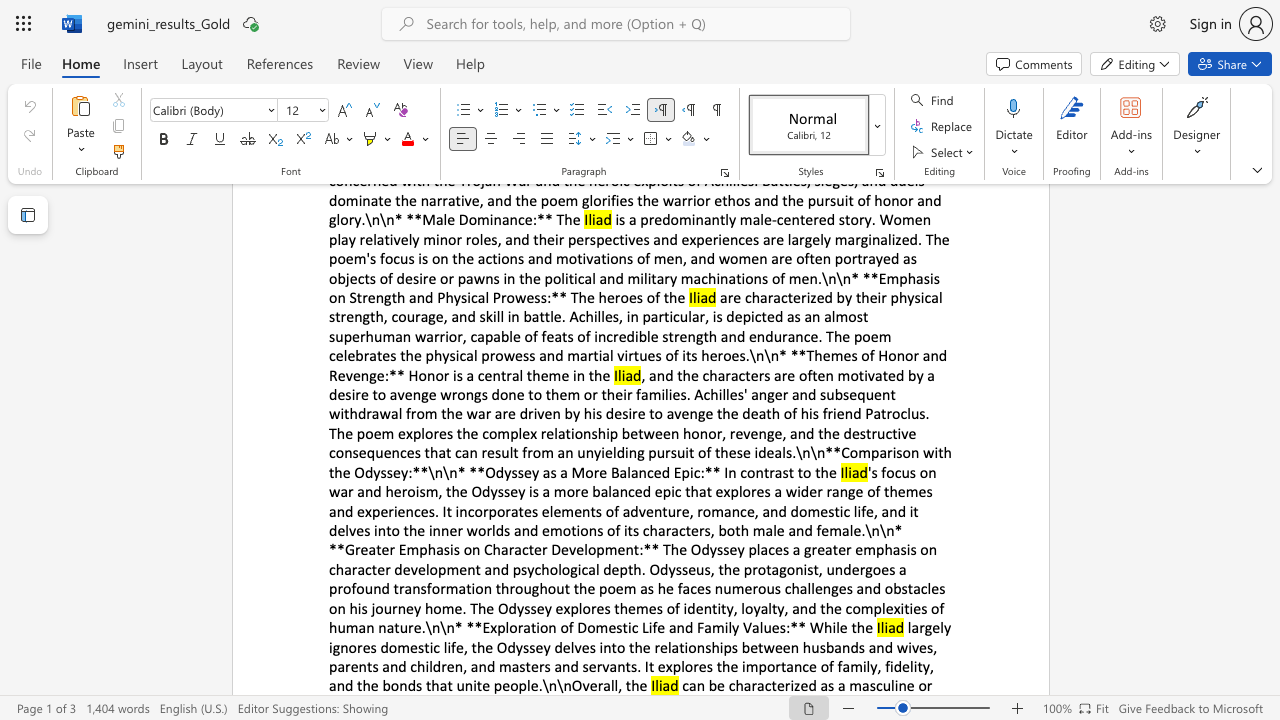  Describe the element at coordinates (336, 684) in the screenshot. I see `the subset text "nd the bonds t" within the text "largely ignores domestic life, the Odyssey delves into the relationships between husbands and wives, parents and children, and masters and servants. It explores the importance of family, fidelity, and the bonds that unite people.\n\nOverall, the"` at that location.